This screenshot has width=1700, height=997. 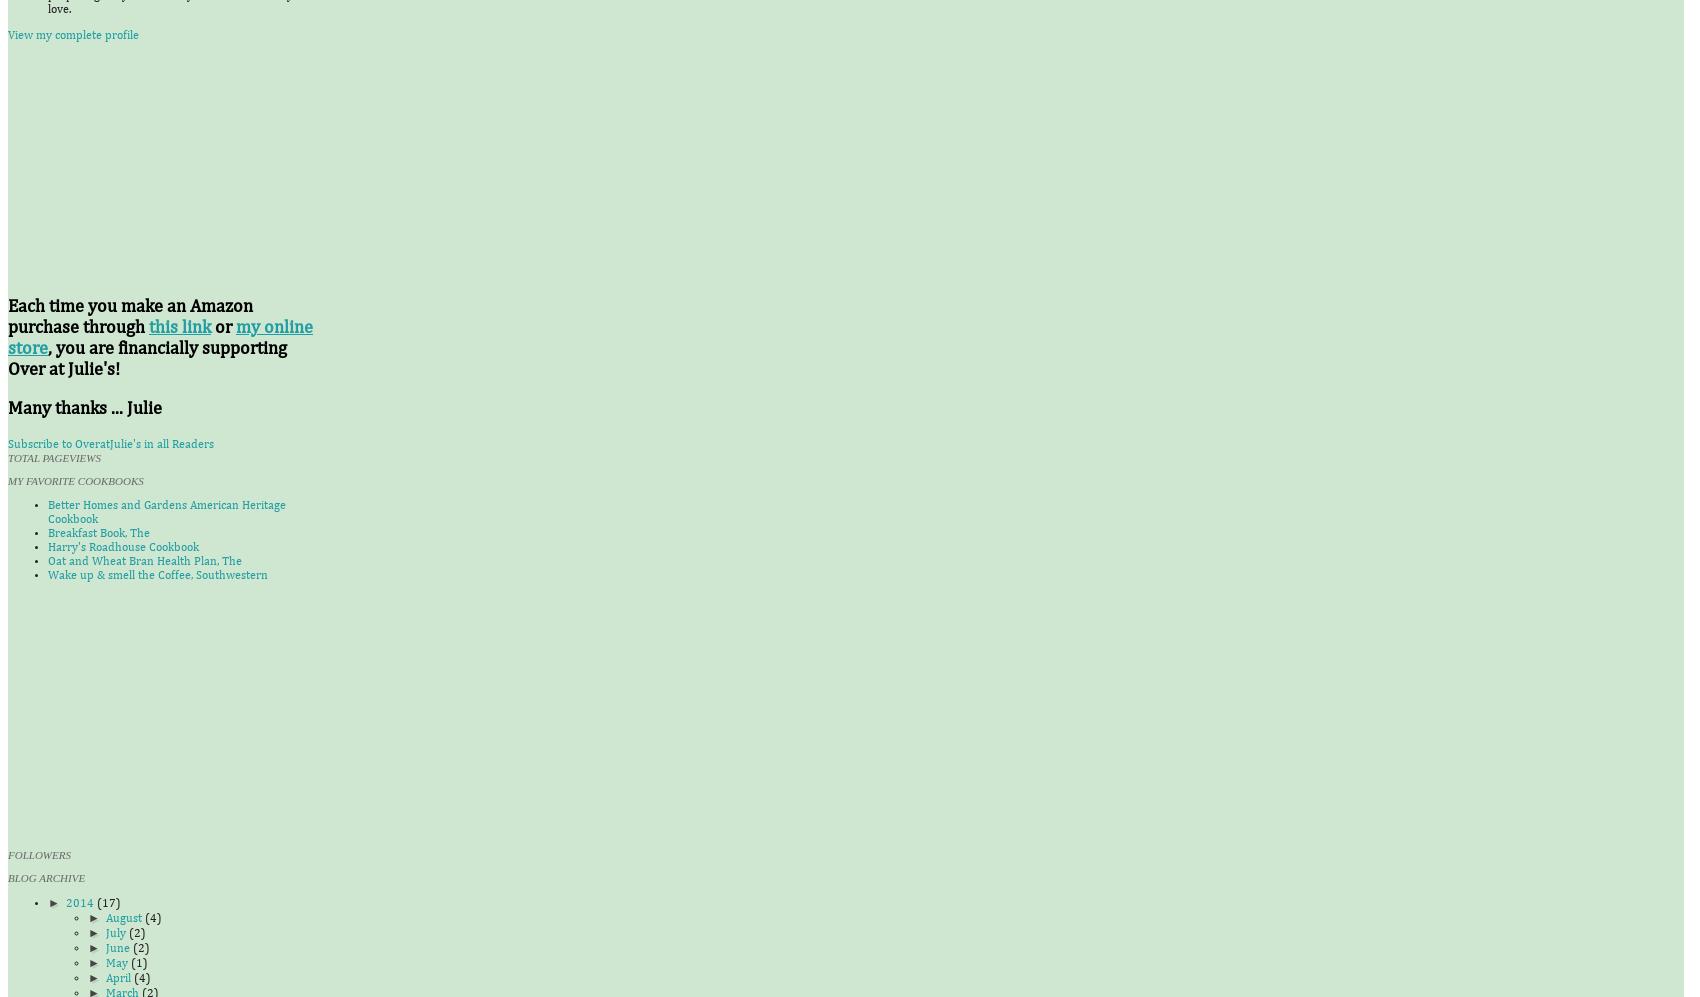 What do you see at coordinates (117, 949) in the screenshot?
I see `'June'` at bounding box center [117, 949].